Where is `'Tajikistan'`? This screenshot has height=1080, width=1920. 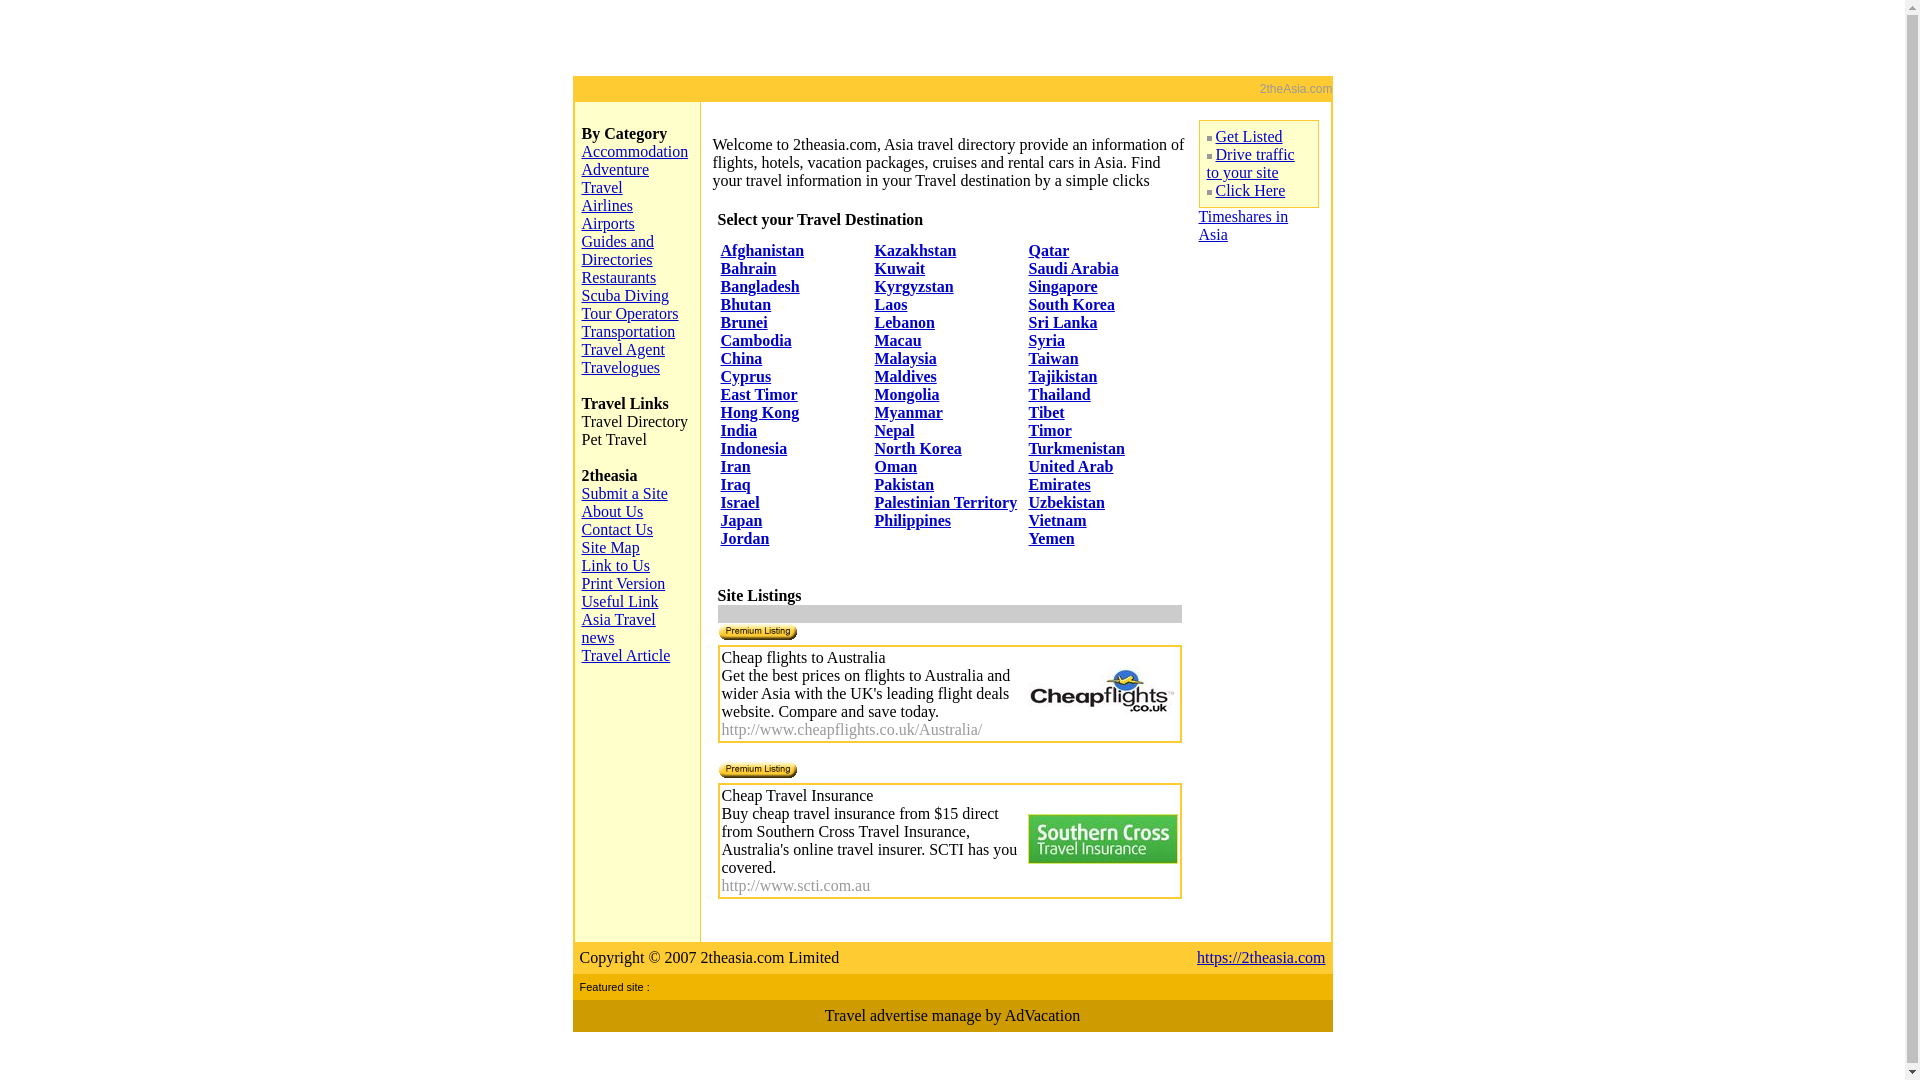
'Tajikistan' is located at coordinates (1061, 376).